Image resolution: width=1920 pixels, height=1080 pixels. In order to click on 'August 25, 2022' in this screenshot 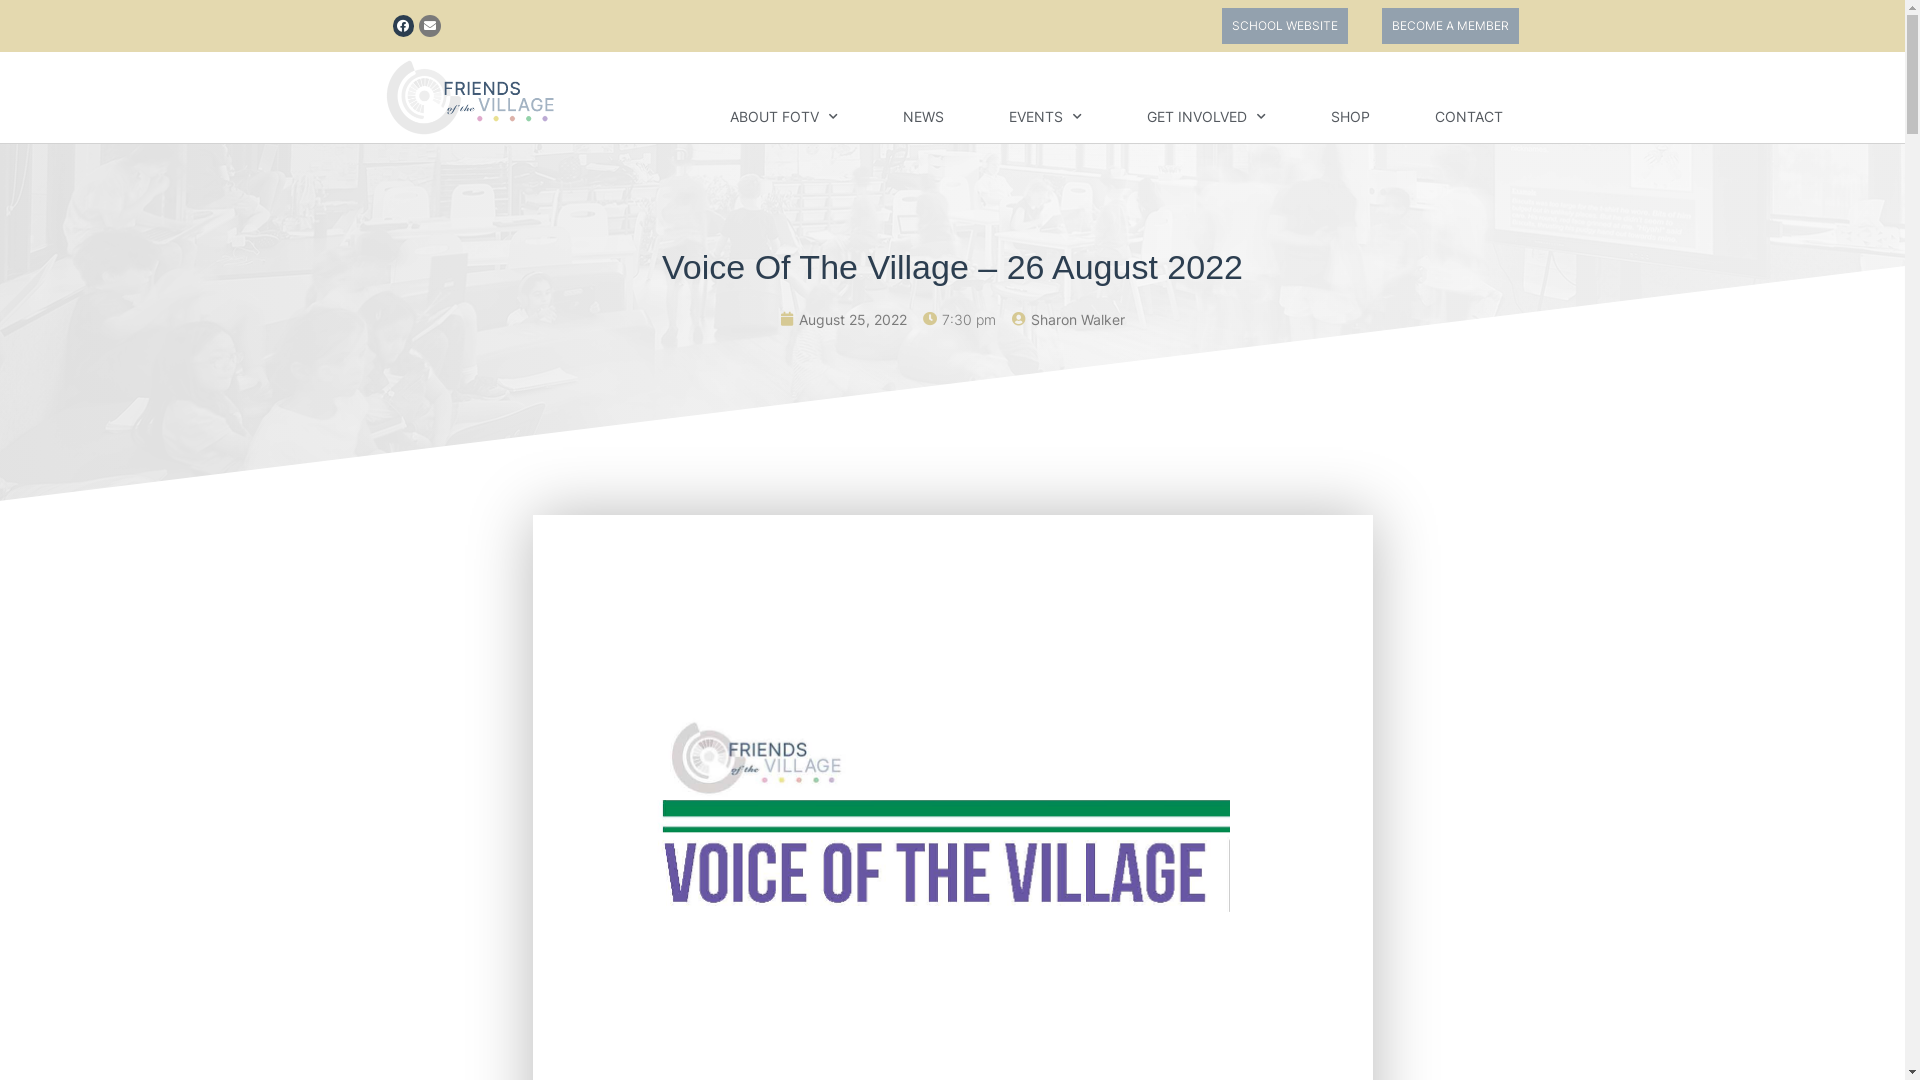, I will do `click(843, 318)`.